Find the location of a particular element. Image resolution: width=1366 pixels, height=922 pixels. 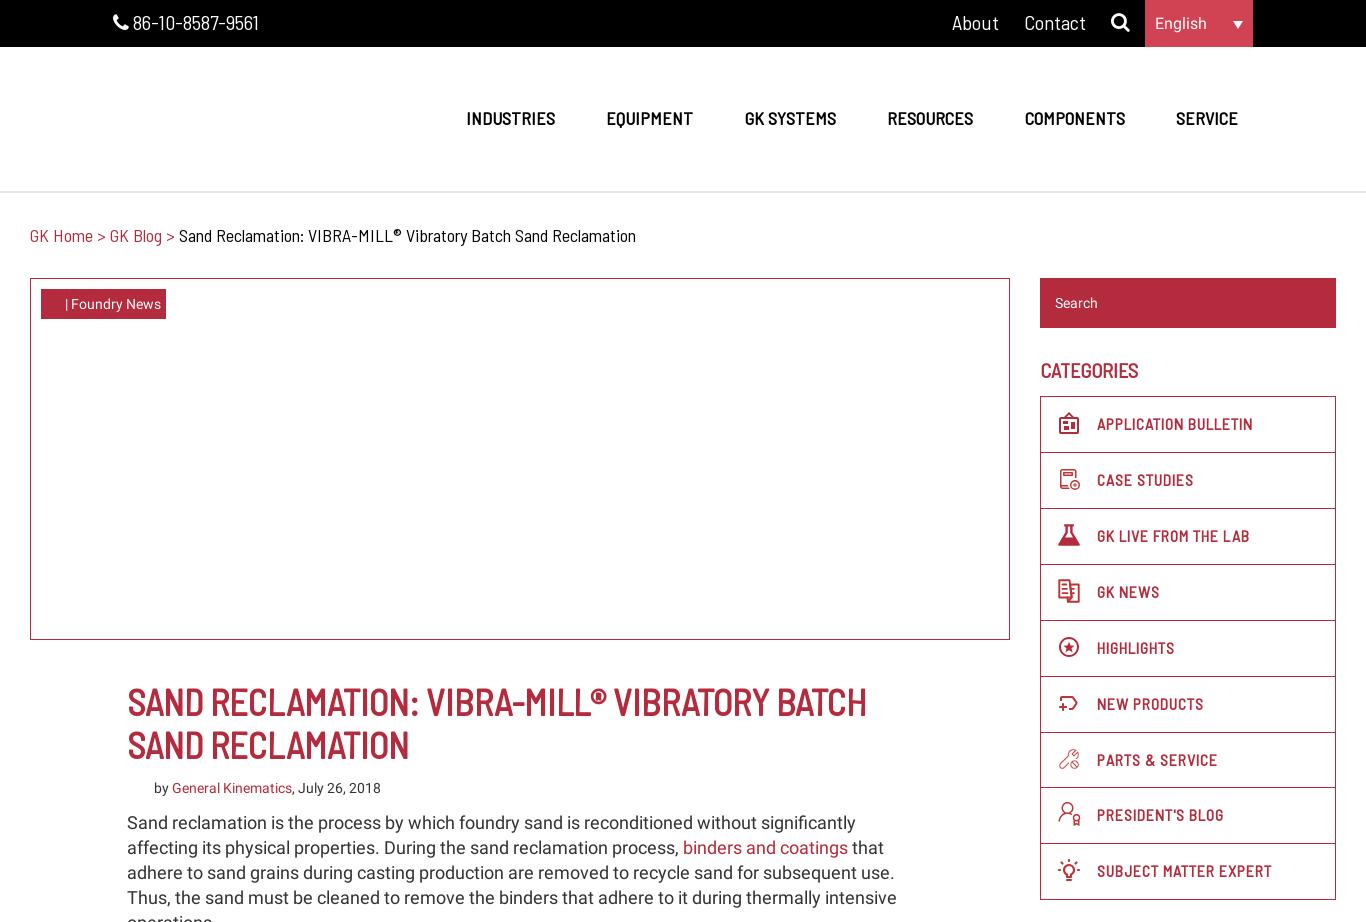

'Equipment' is located at coordinates (648, 117).